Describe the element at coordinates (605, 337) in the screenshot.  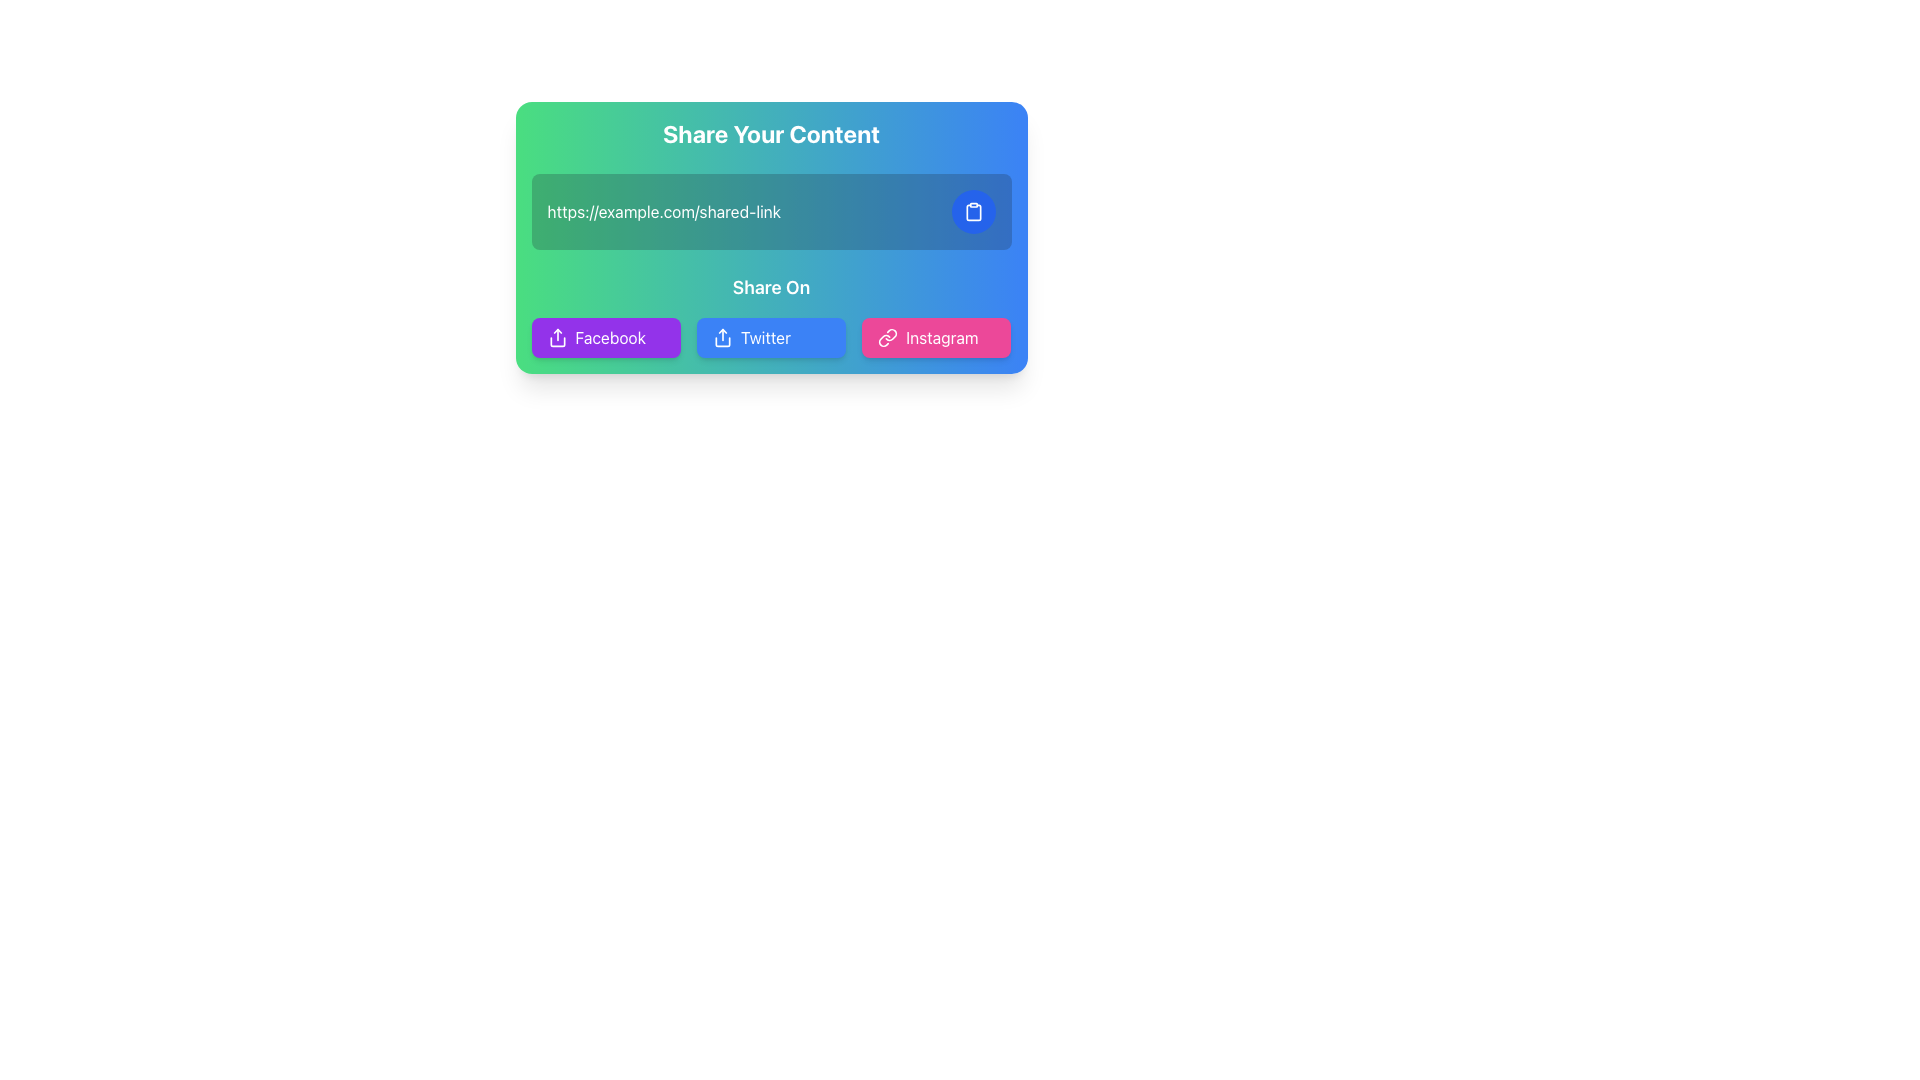
I see `the purple 'Facebook' button with rounded corners to share content` at that location.